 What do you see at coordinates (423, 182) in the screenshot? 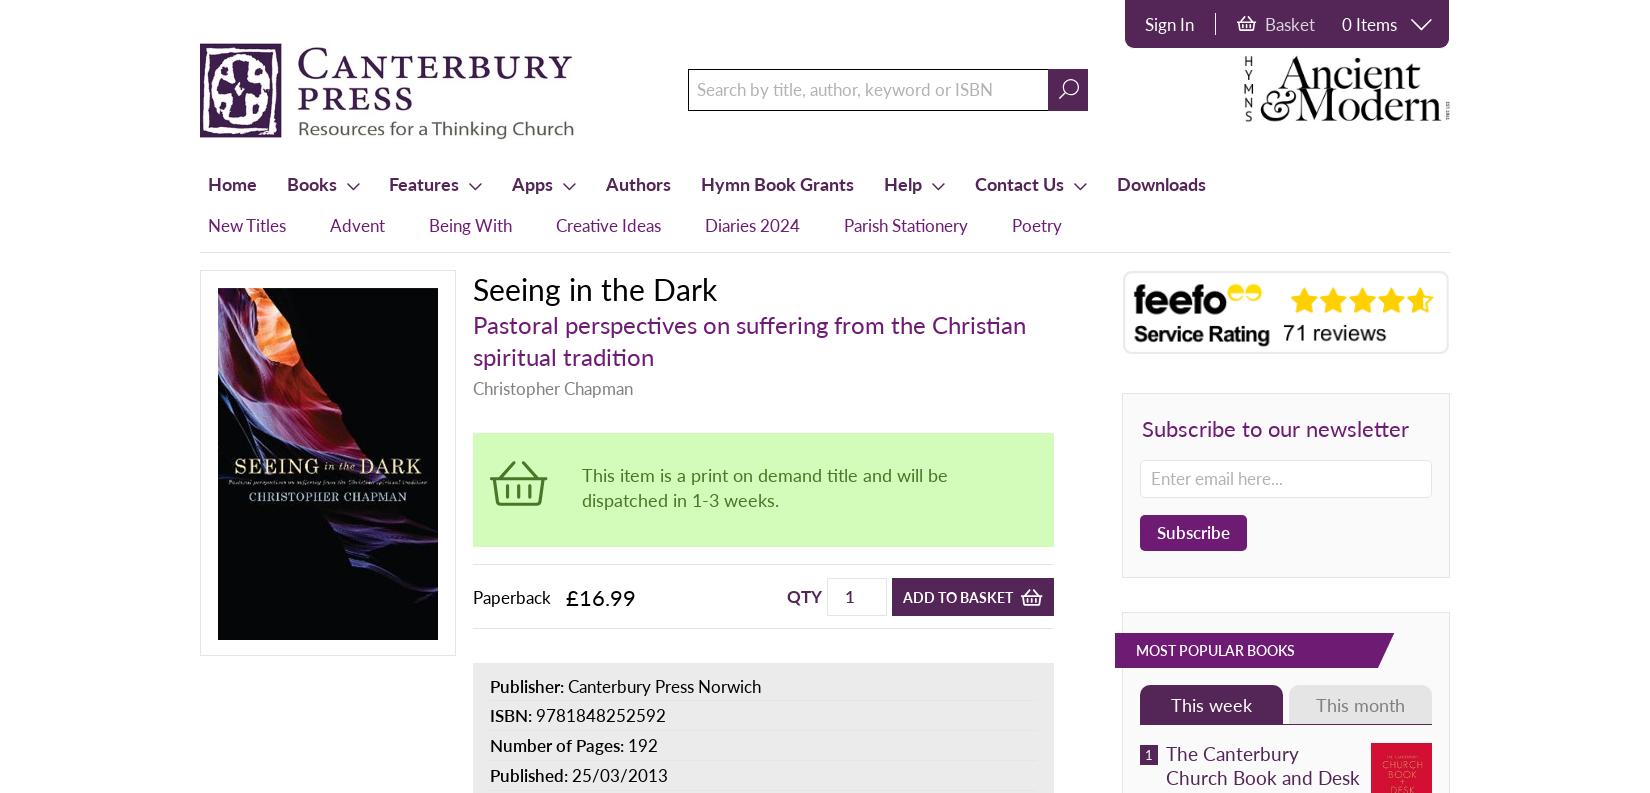
I see `'Features'` at bounding box center [423, 182].